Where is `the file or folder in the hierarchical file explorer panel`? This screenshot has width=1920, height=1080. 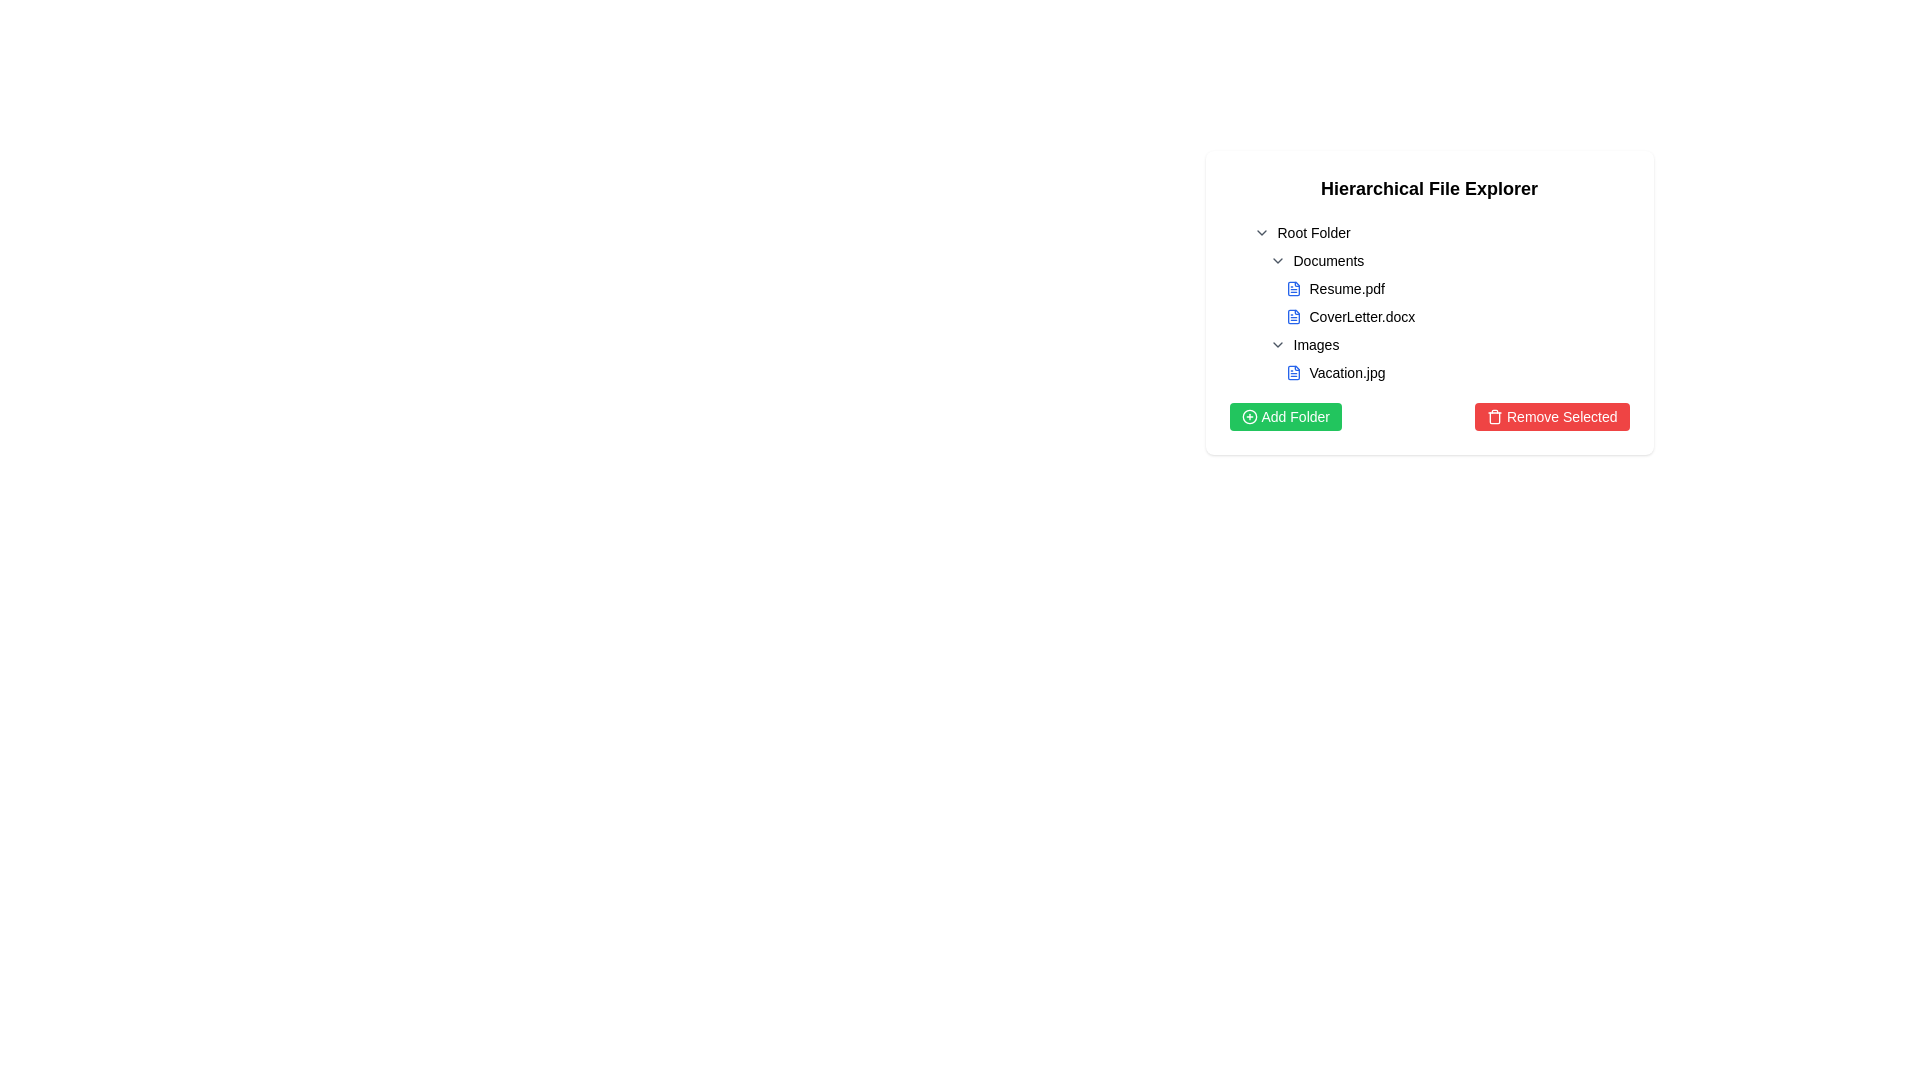
the file or folder in the hierarchical file explorer panel is located at coordinates (1428, 303).